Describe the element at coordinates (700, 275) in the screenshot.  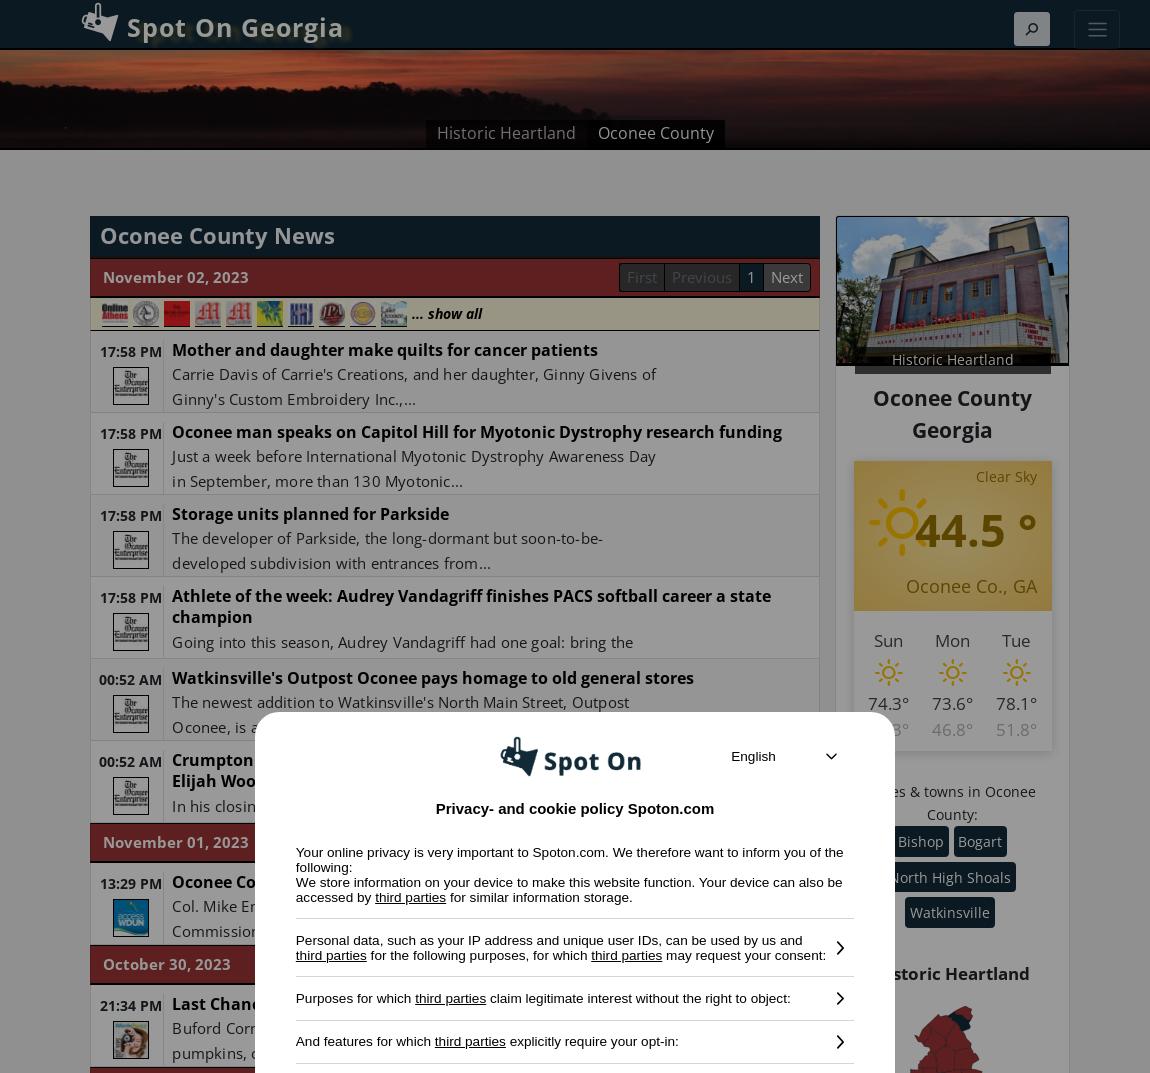
I see `'Previous'` at that location.